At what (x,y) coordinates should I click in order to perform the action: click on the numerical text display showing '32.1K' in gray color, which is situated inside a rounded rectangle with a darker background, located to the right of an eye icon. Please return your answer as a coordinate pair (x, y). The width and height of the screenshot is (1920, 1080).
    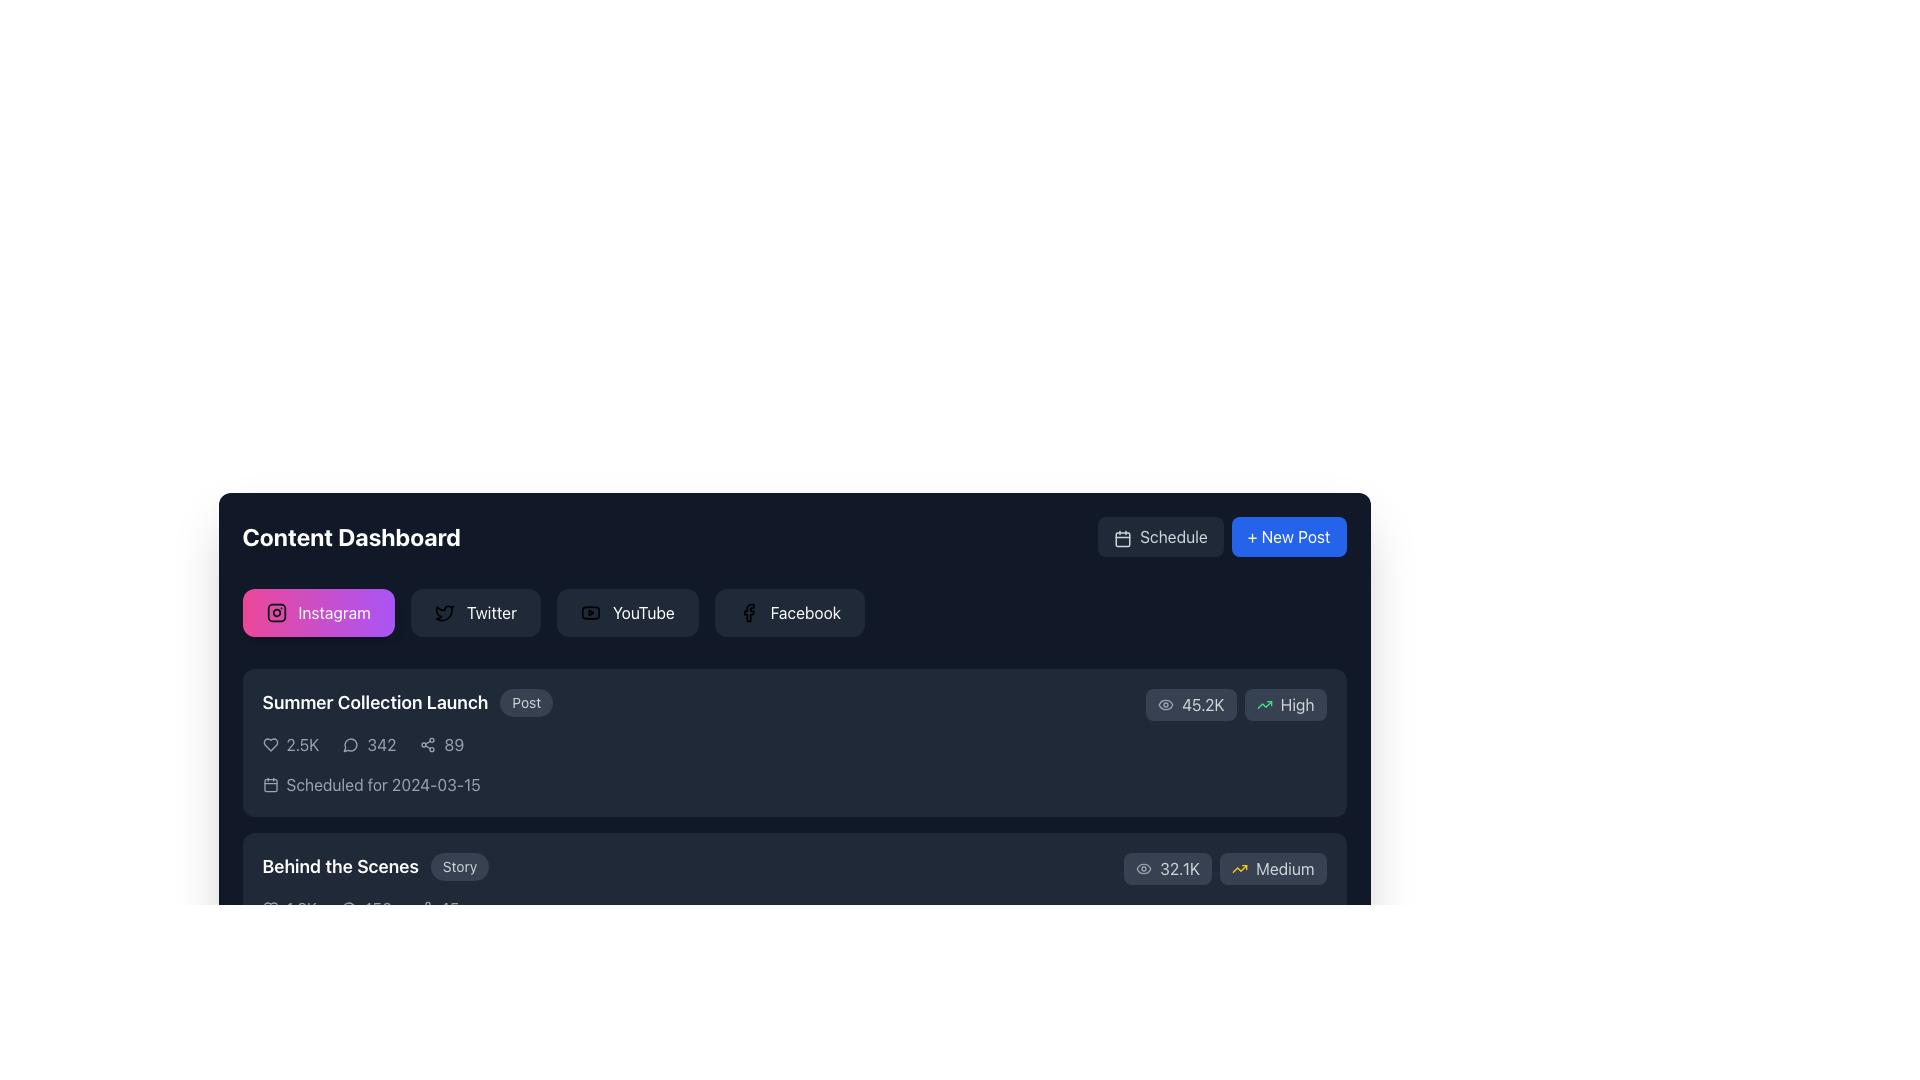
    Looking at the image, I should click on (1180, 867).